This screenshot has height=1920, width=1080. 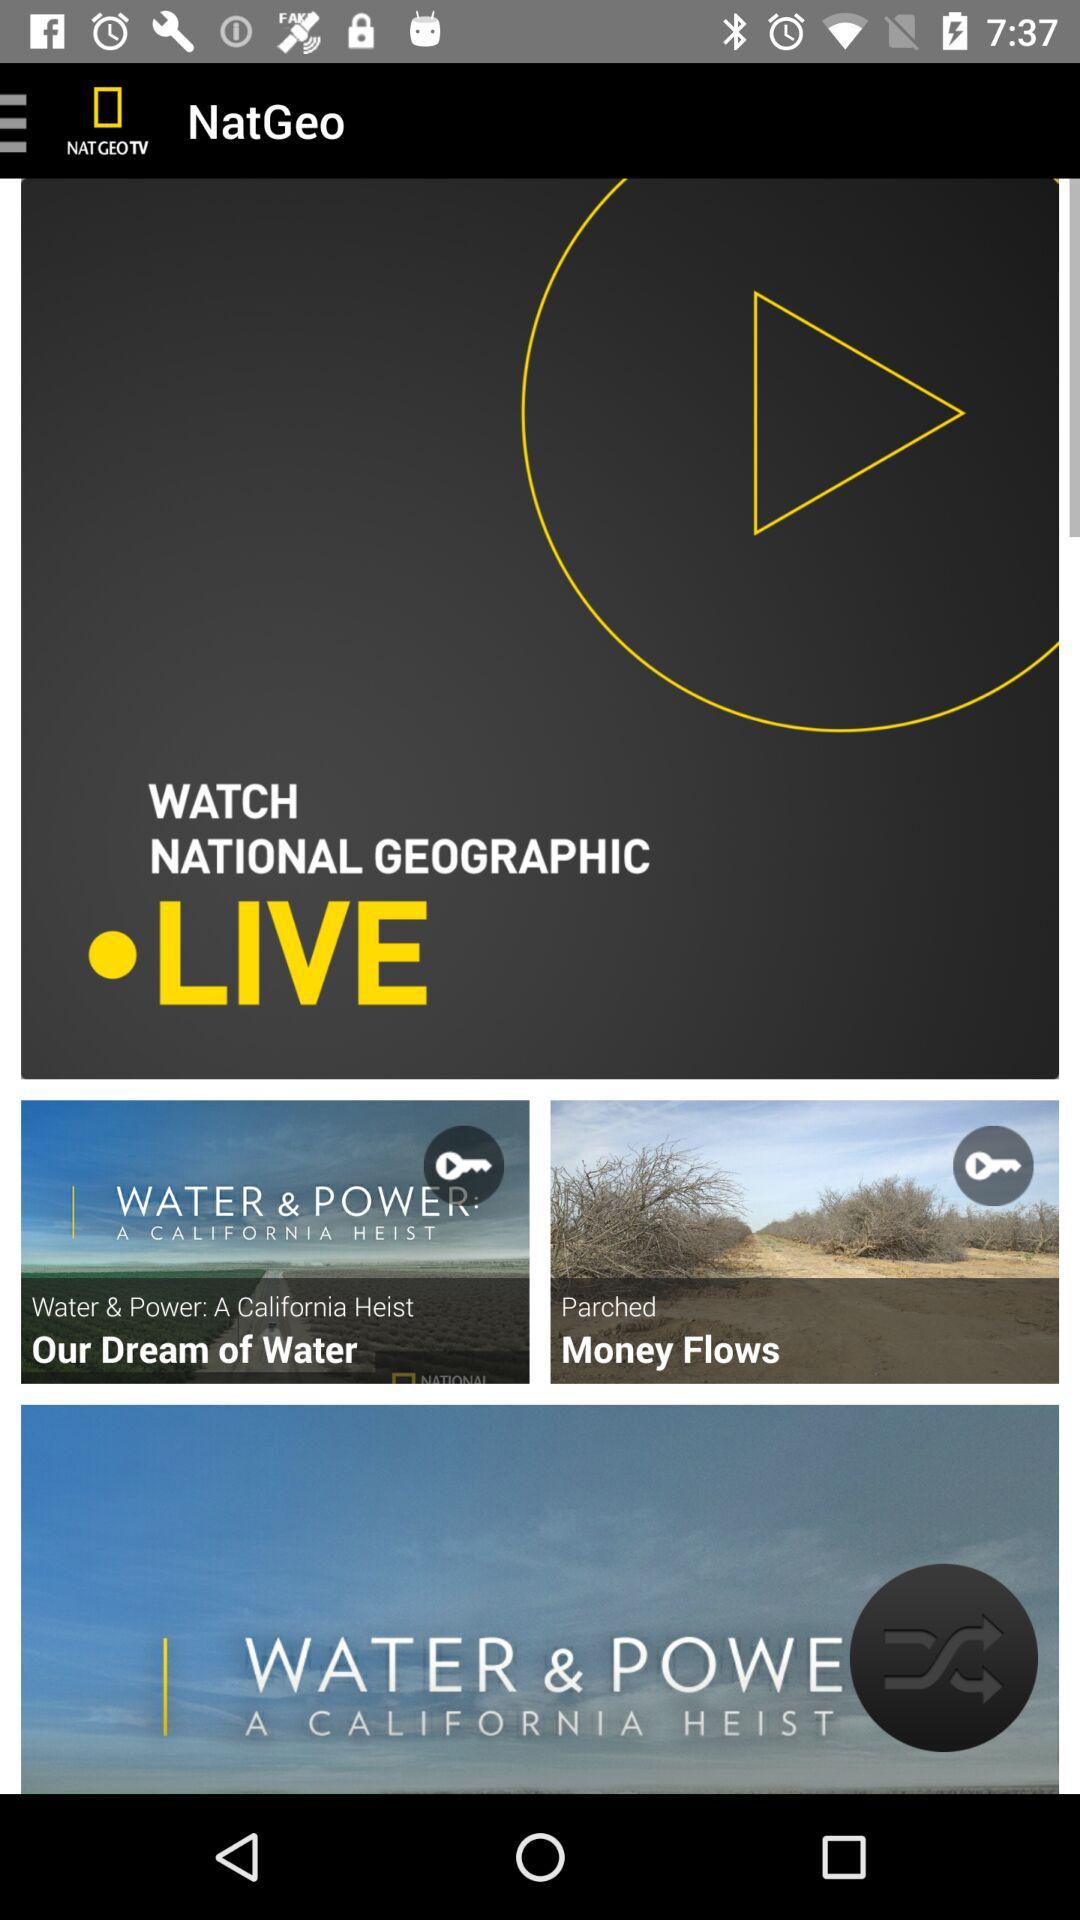 What do you see at coordinates (803, 1241) in the screenshot?
I see `watch video` at bounding box center [803, 1241].